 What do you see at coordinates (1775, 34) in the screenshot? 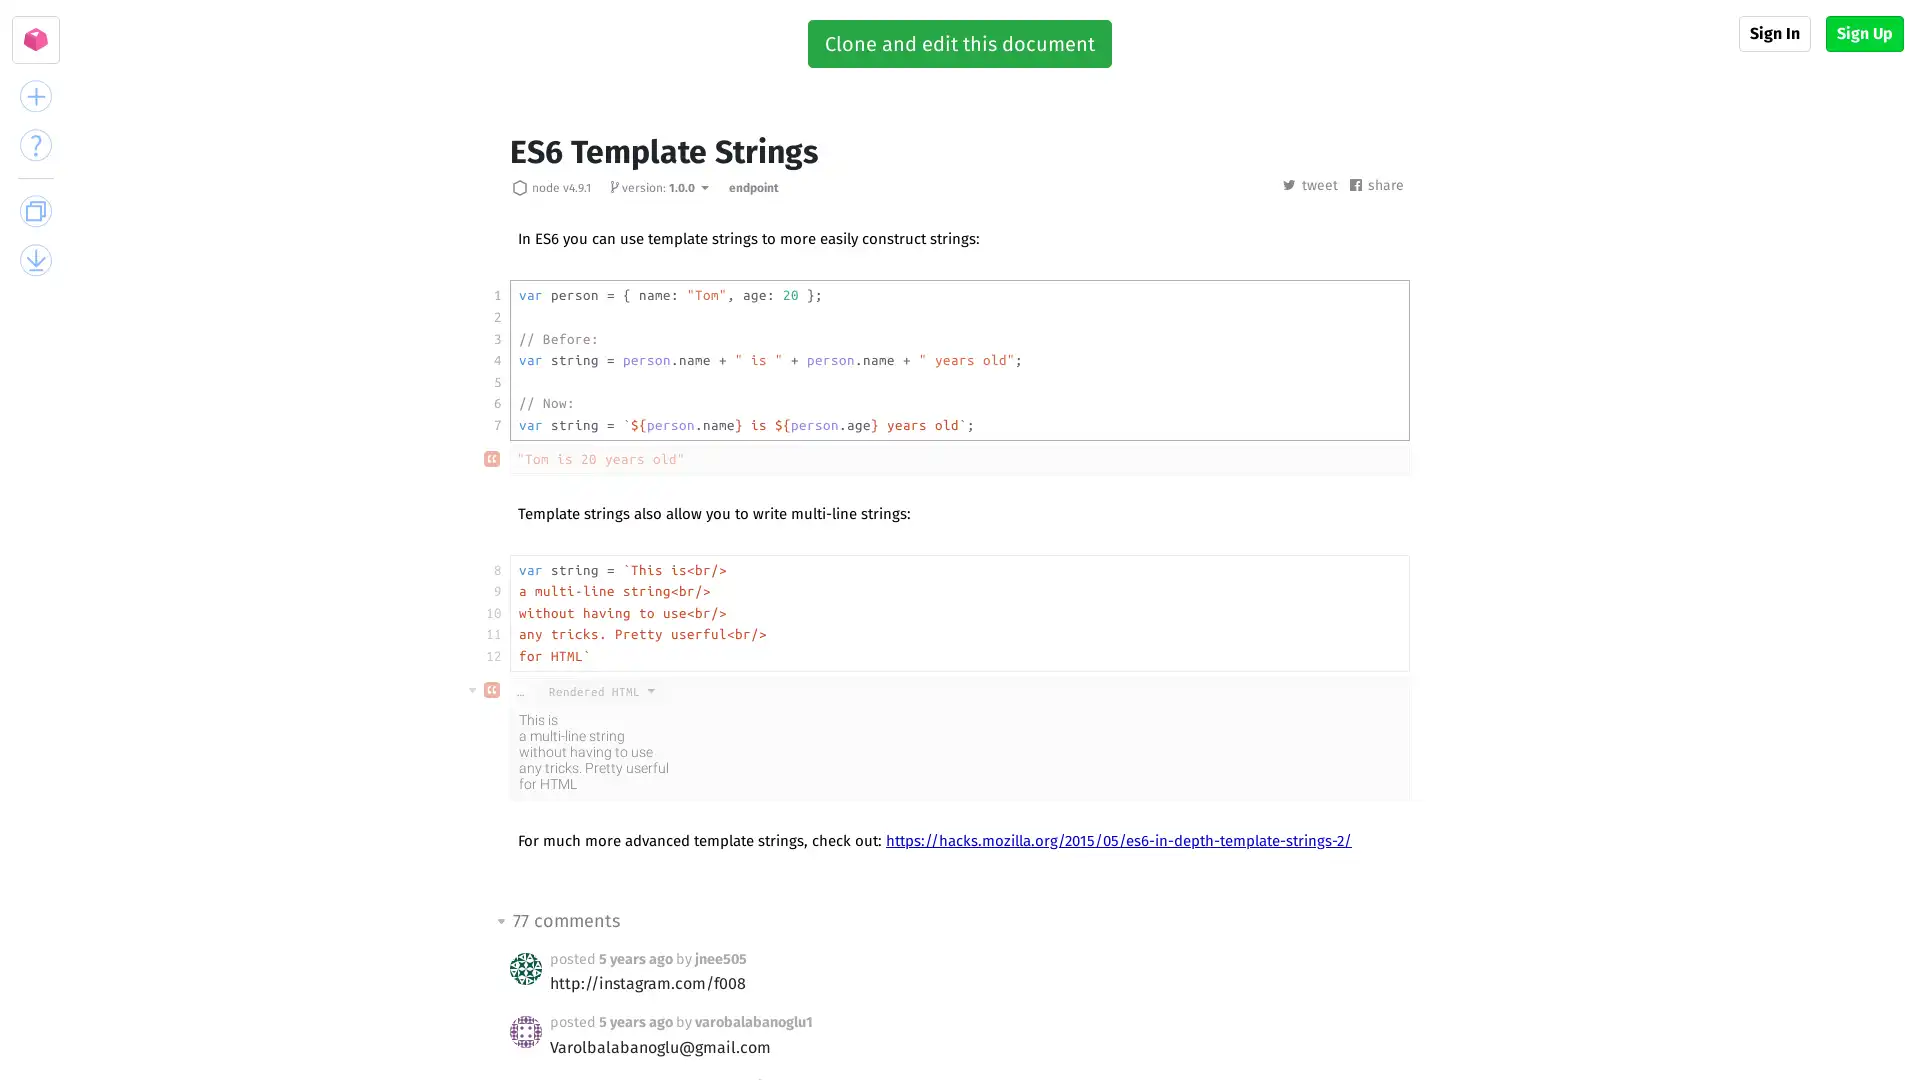
I see `Sign In` at bounding box center [1775, 34].